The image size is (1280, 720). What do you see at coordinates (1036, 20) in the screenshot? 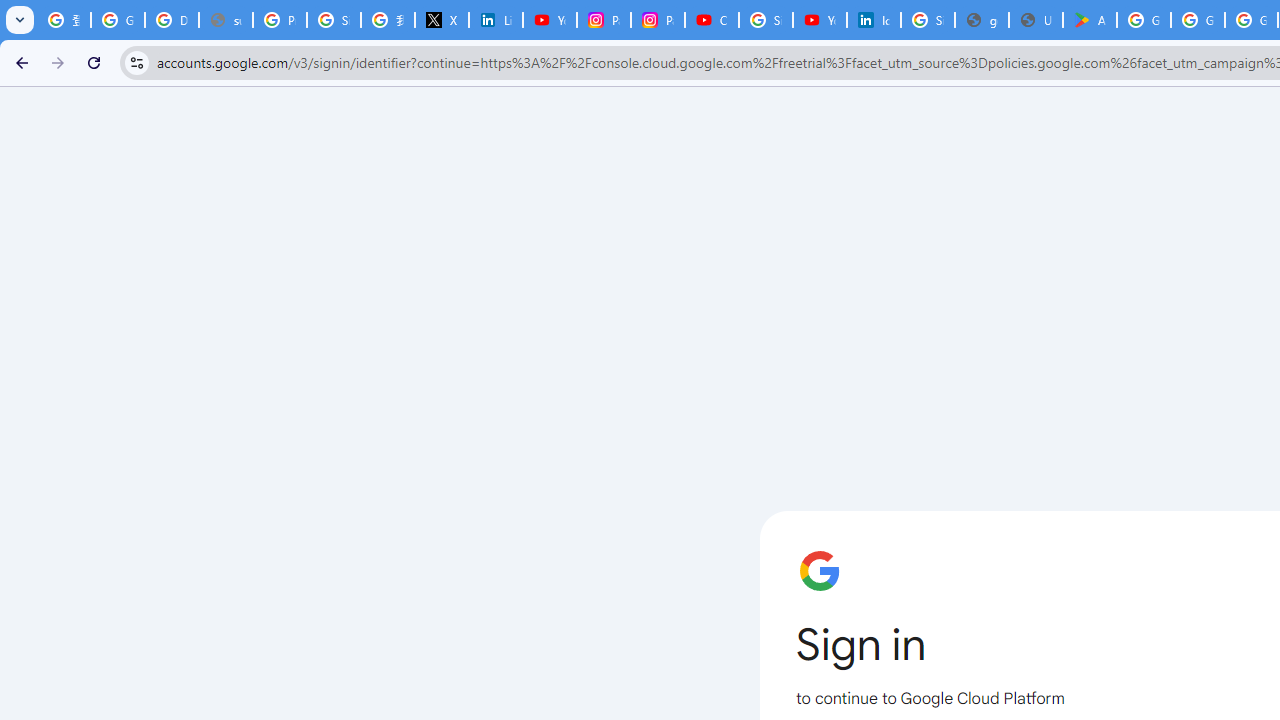
I see `'User Details'` at bounding box center [1036, 20].